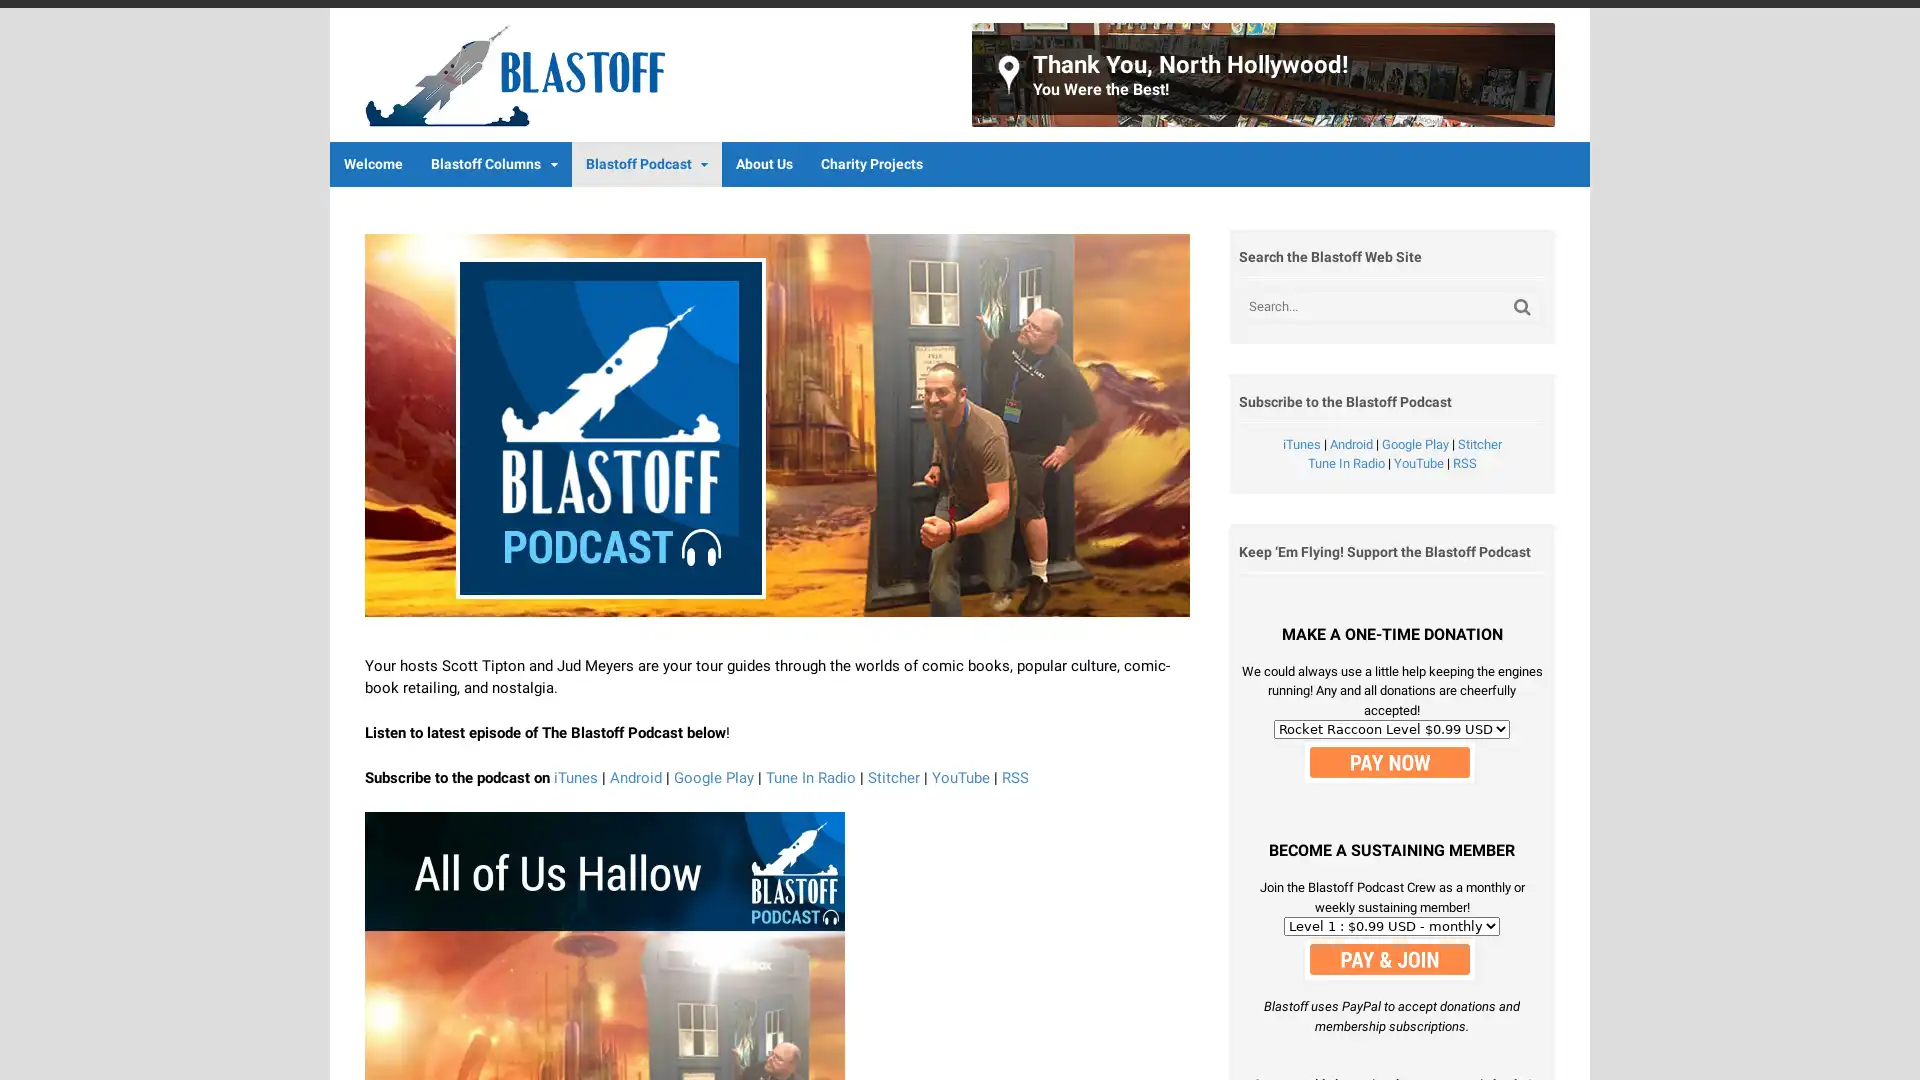  What do you see at coordinates (1389, 957) in the screenshot?
I see `PayPal - The safer, easier way to pay online!` at bounding box center [1389, 957].